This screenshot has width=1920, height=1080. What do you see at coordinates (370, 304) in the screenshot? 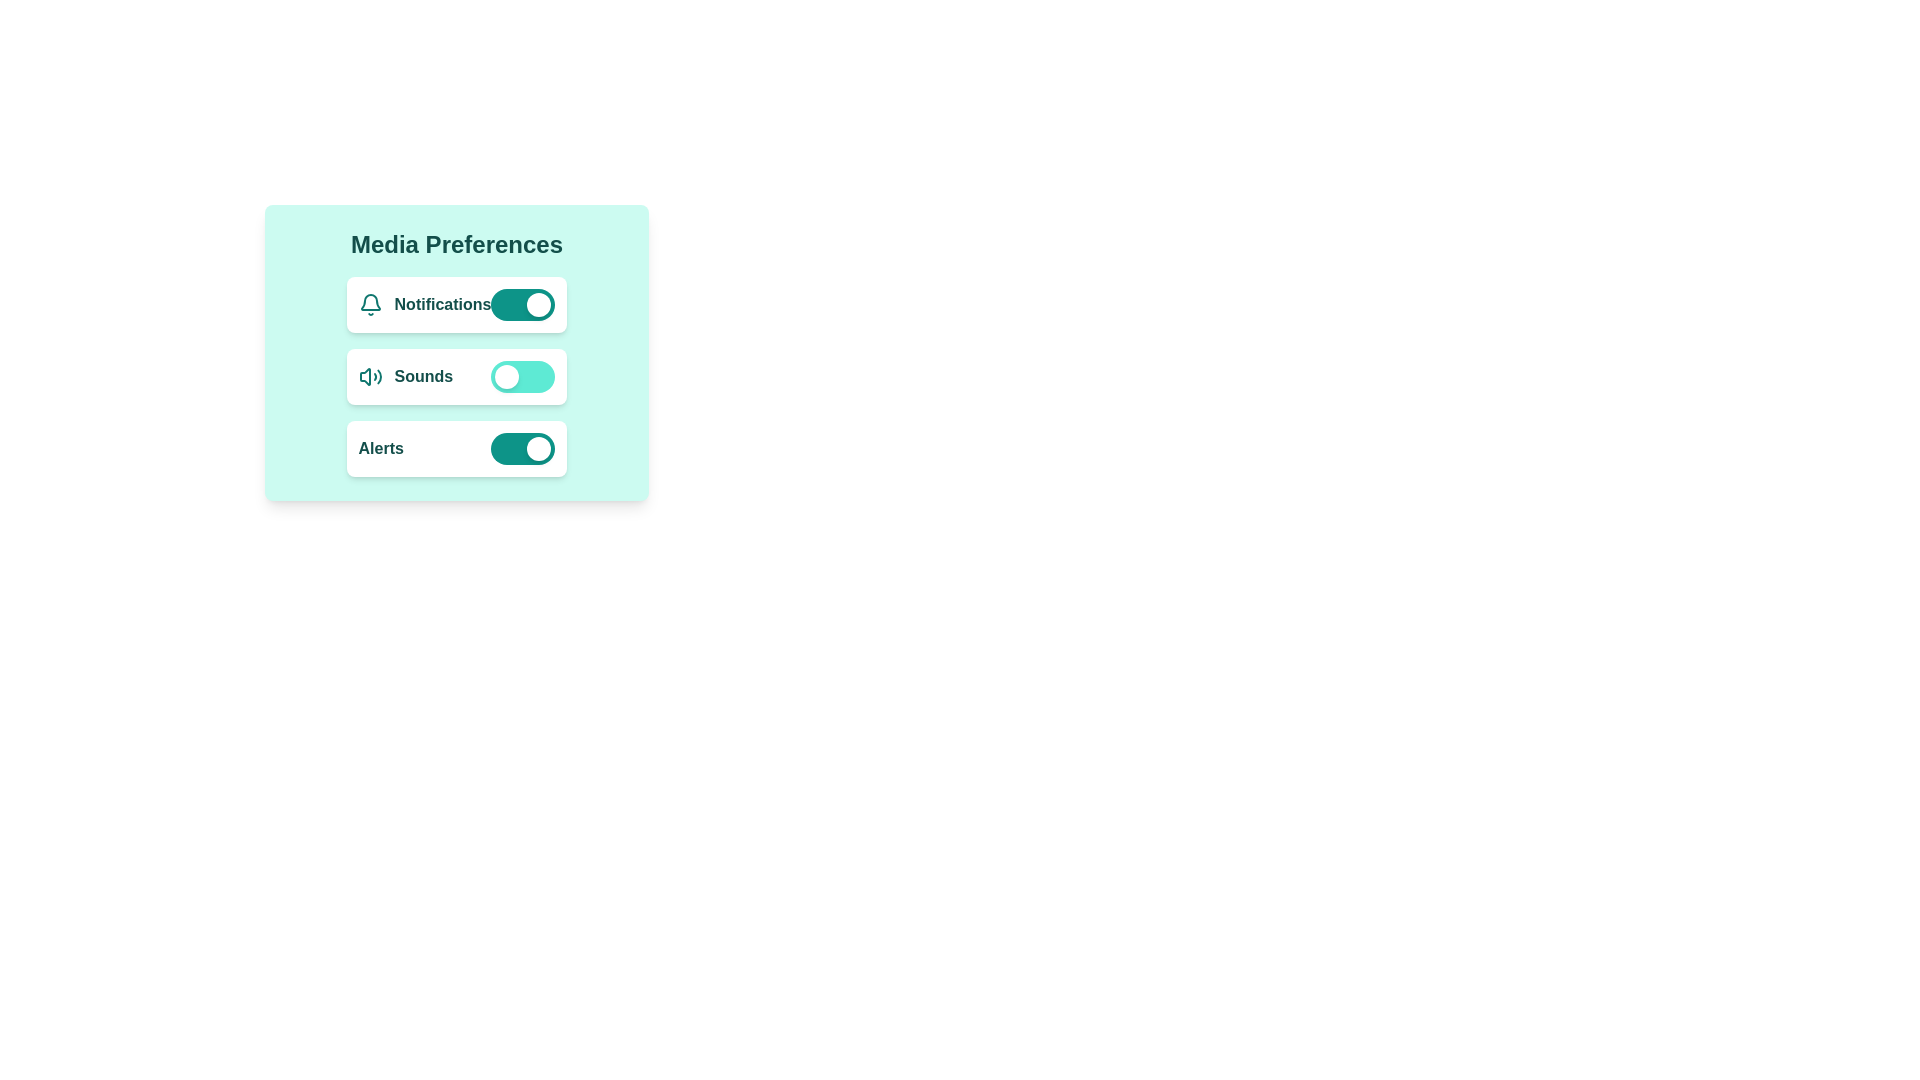
I see `the SVG icon representing notifications, which is located at the leftmost side of the horizontal group containing the bell icon and the text 'Notifications' in the 'Media Preferences' section` at bounding box center [370, 304].